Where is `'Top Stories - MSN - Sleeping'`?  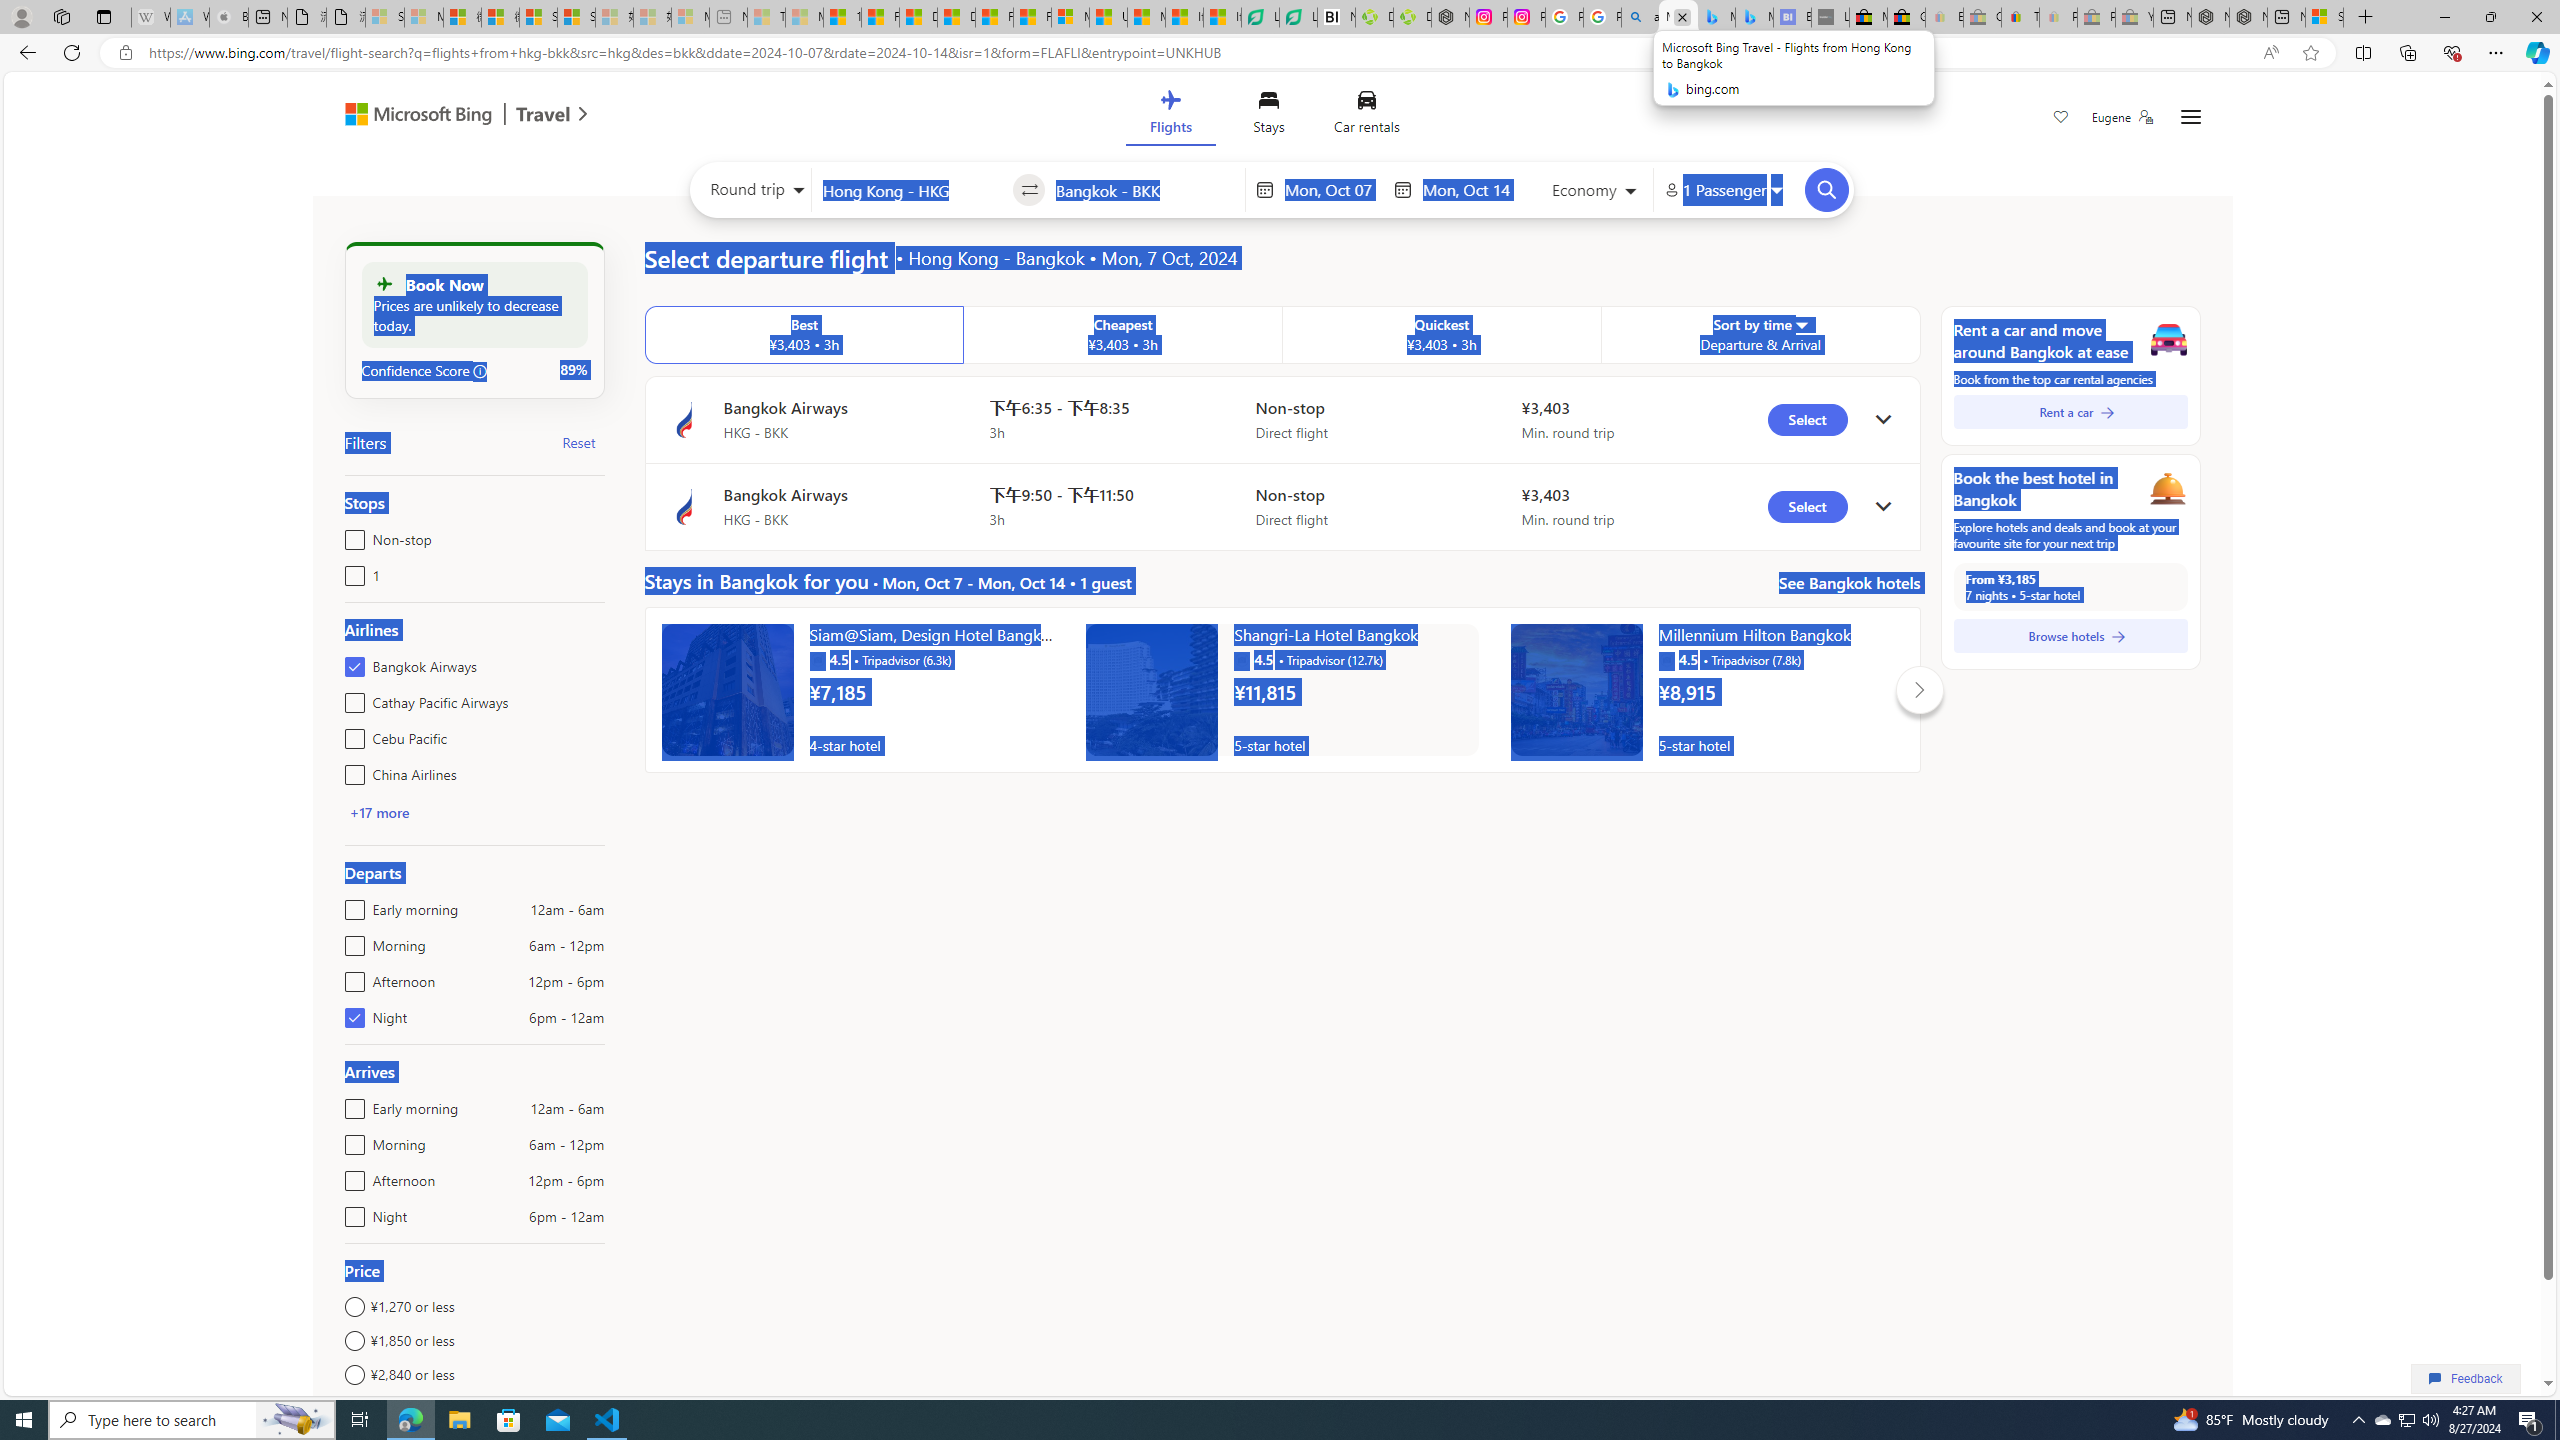 'Top Stories - MSN - Sleeping' is located at coordinates (766, 16).